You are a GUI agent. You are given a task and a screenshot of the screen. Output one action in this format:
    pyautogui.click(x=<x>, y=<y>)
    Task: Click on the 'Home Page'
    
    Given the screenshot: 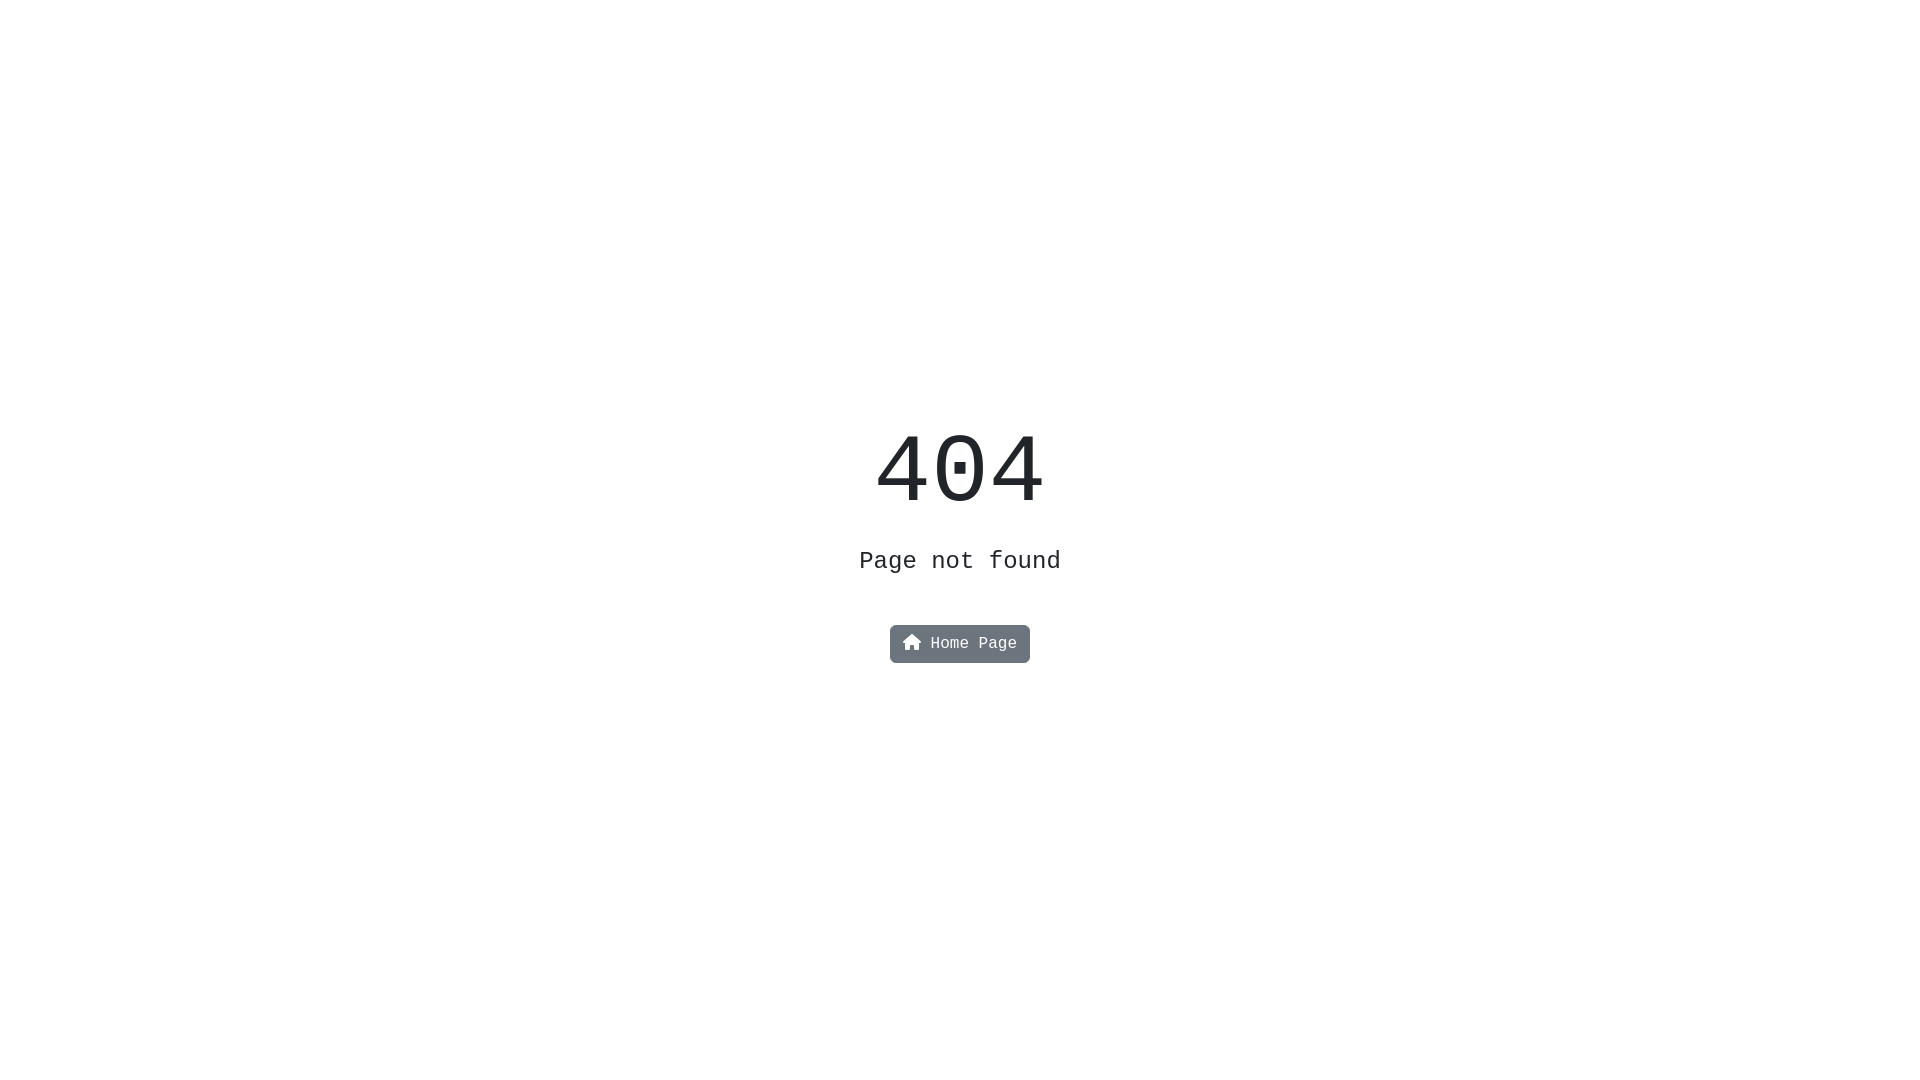 What is the action you would take?
    pyautogui.click(x=960, y=644)
    